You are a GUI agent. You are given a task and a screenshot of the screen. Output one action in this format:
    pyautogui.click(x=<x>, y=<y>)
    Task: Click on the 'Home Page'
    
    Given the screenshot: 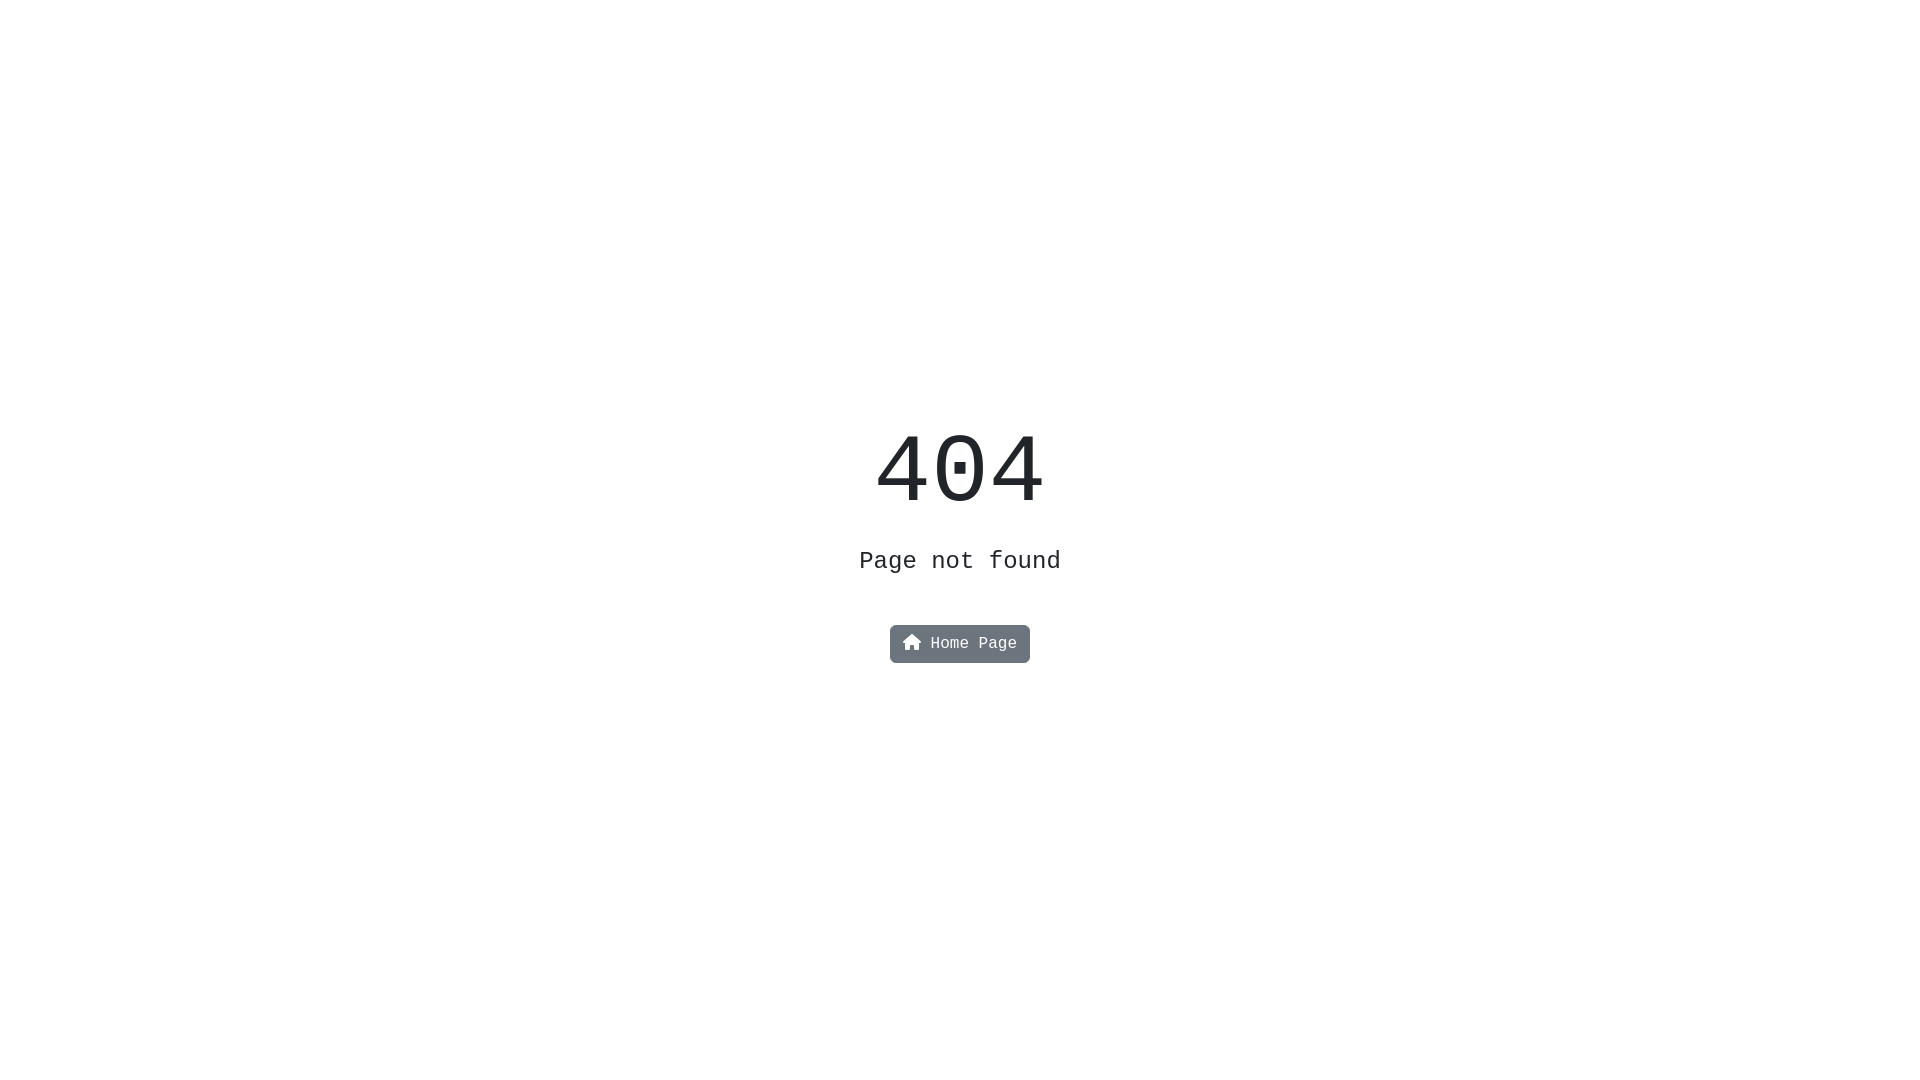 What is the action you would take?
    pyautogui.click(x=960, y=644)
    